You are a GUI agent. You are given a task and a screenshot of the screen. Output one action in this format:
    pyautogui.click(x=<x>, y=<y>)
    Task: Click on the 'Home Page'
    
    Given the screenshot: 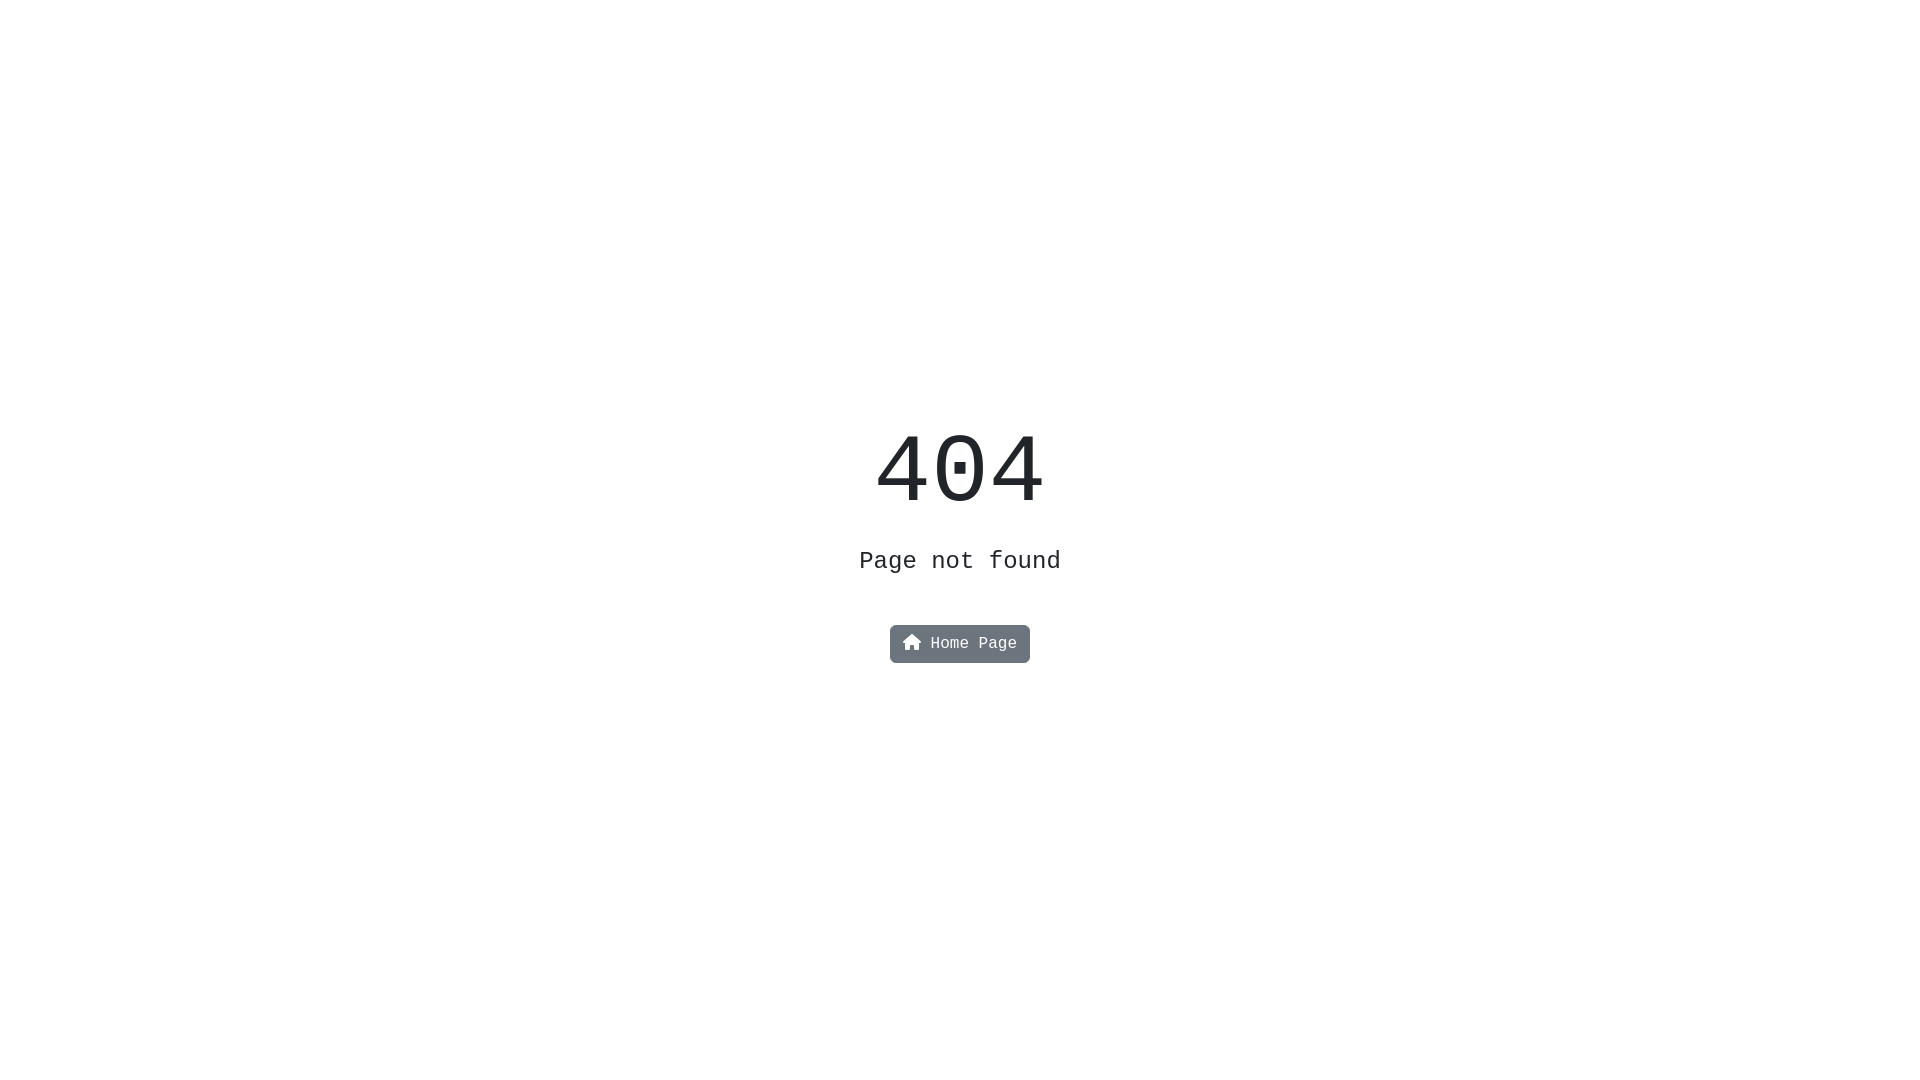 What is the action you would take?
    pyautogui.click(x=960, y=644)
    